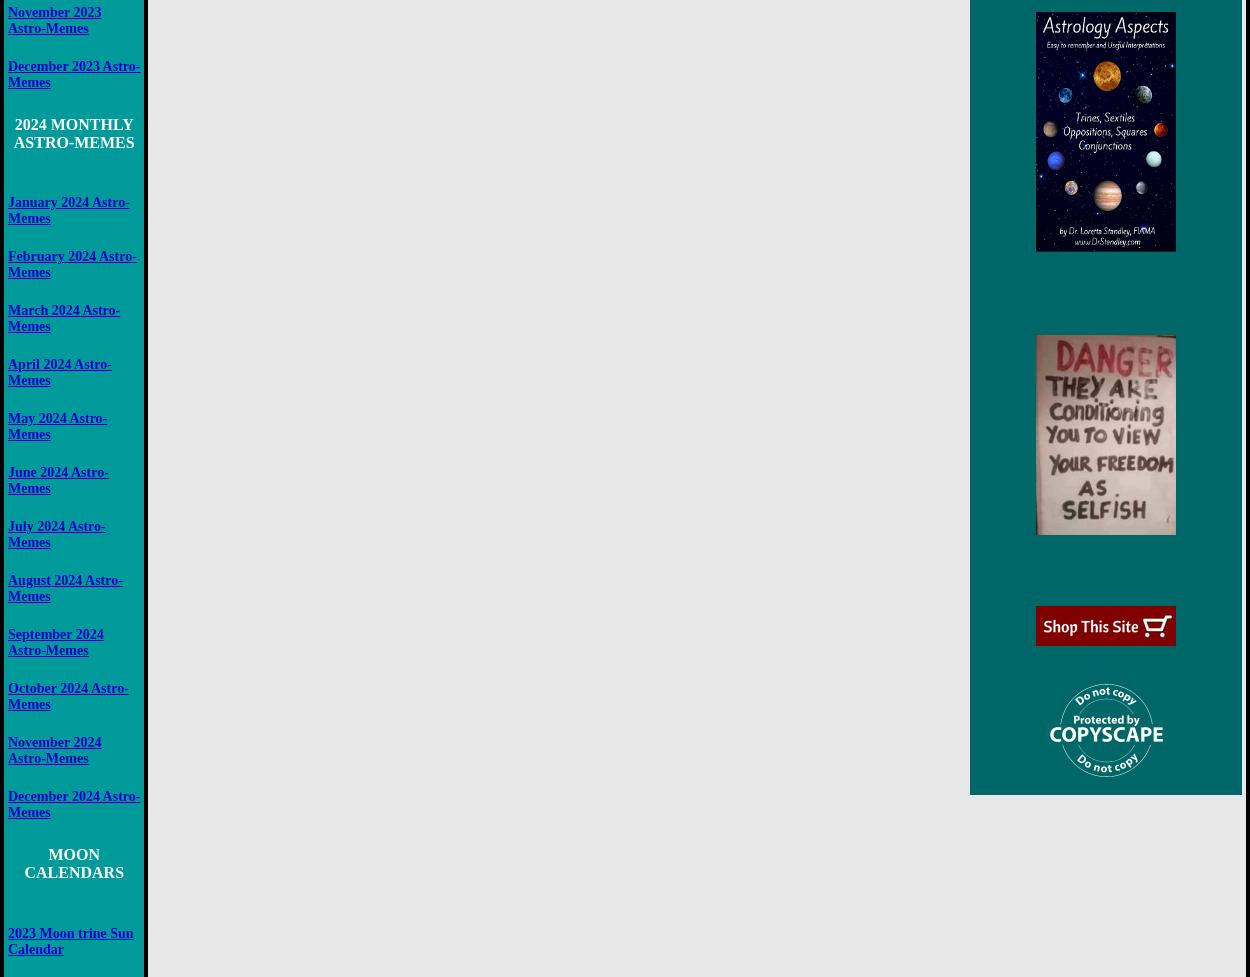  I want to click on 'April 2024 Astro-Memes', so click(59, 372).